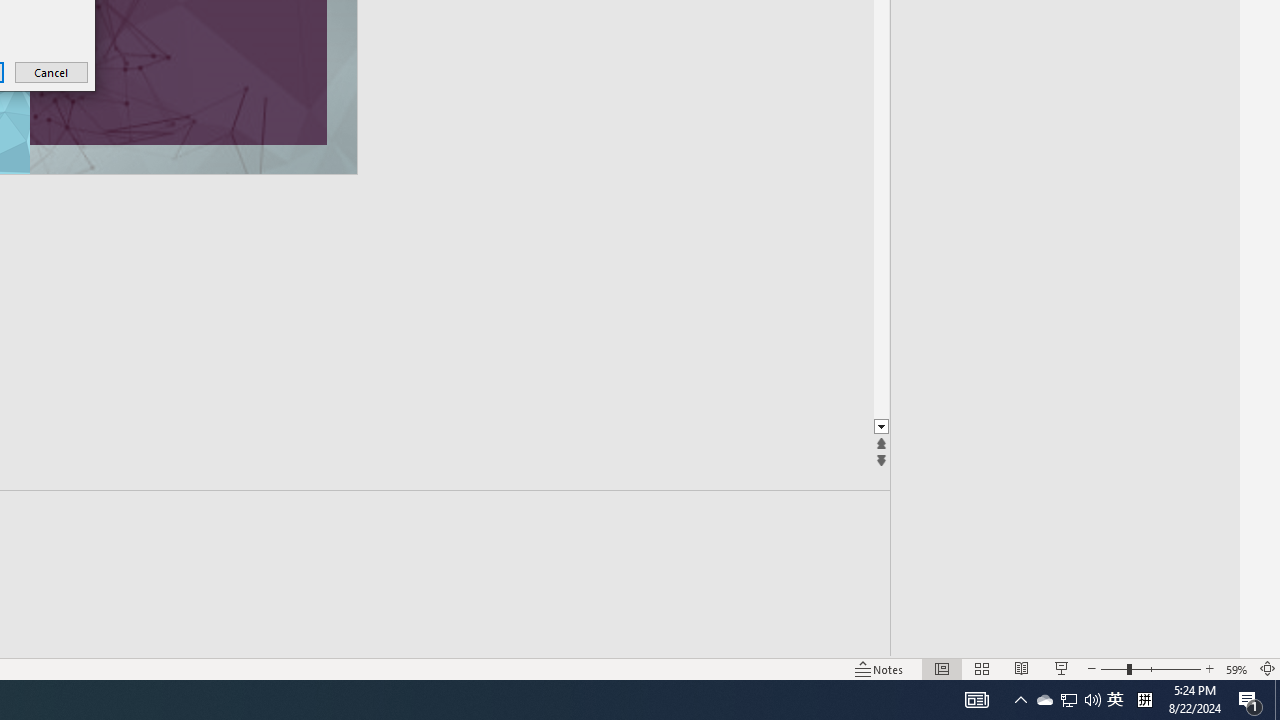 The height and width of the screenshot is (720, 1280). I want to click on 'Zoom 59%', so click(1236, 669).